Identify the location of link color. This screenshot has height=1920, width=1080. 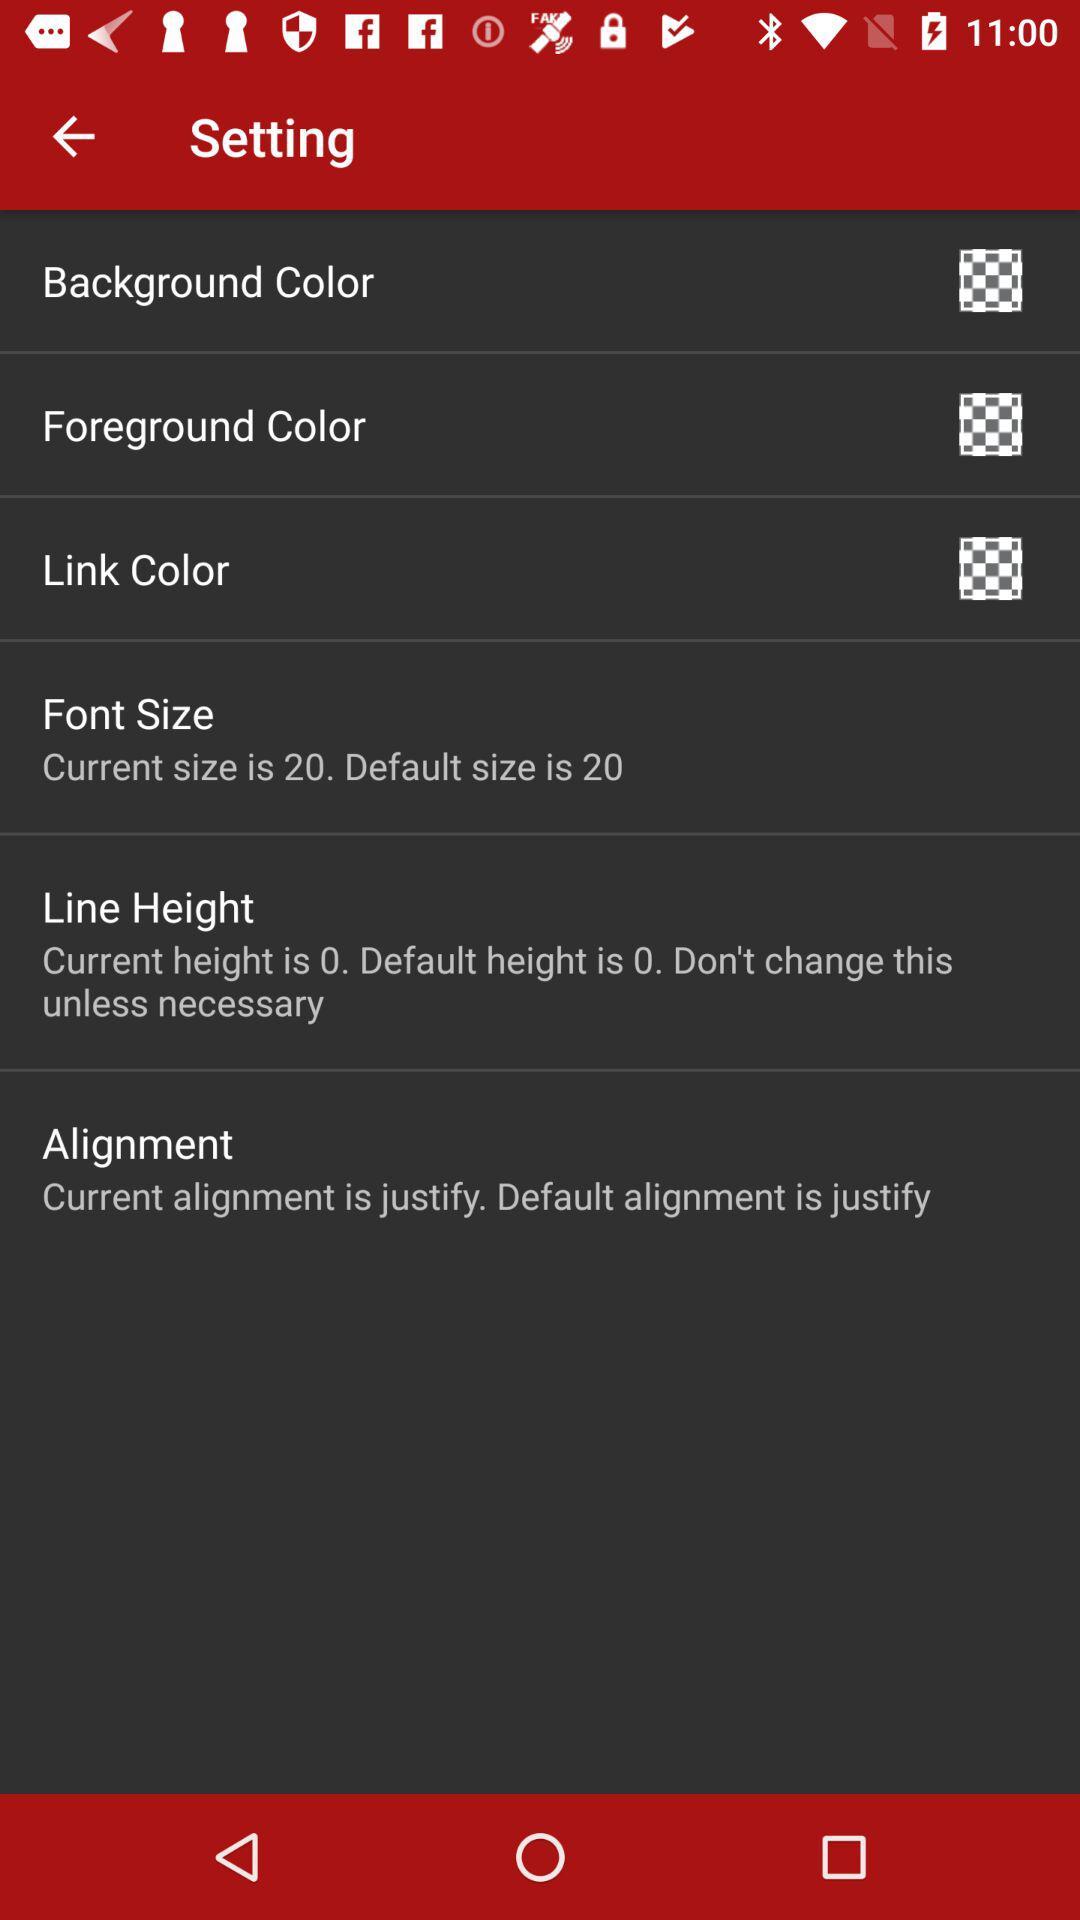
(135, 567).